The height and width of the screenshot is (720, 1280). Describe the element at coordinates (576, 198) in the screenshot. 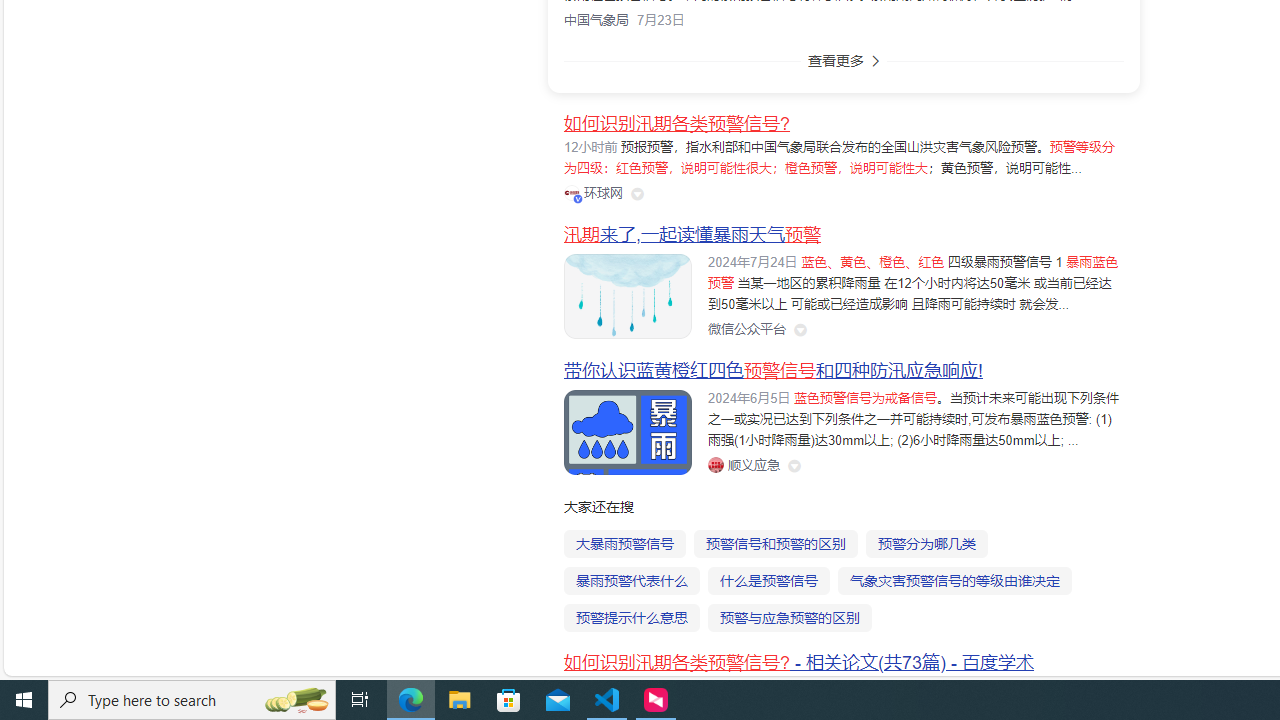

I see `'Class: vip-icon_kNmNt'` at that location.